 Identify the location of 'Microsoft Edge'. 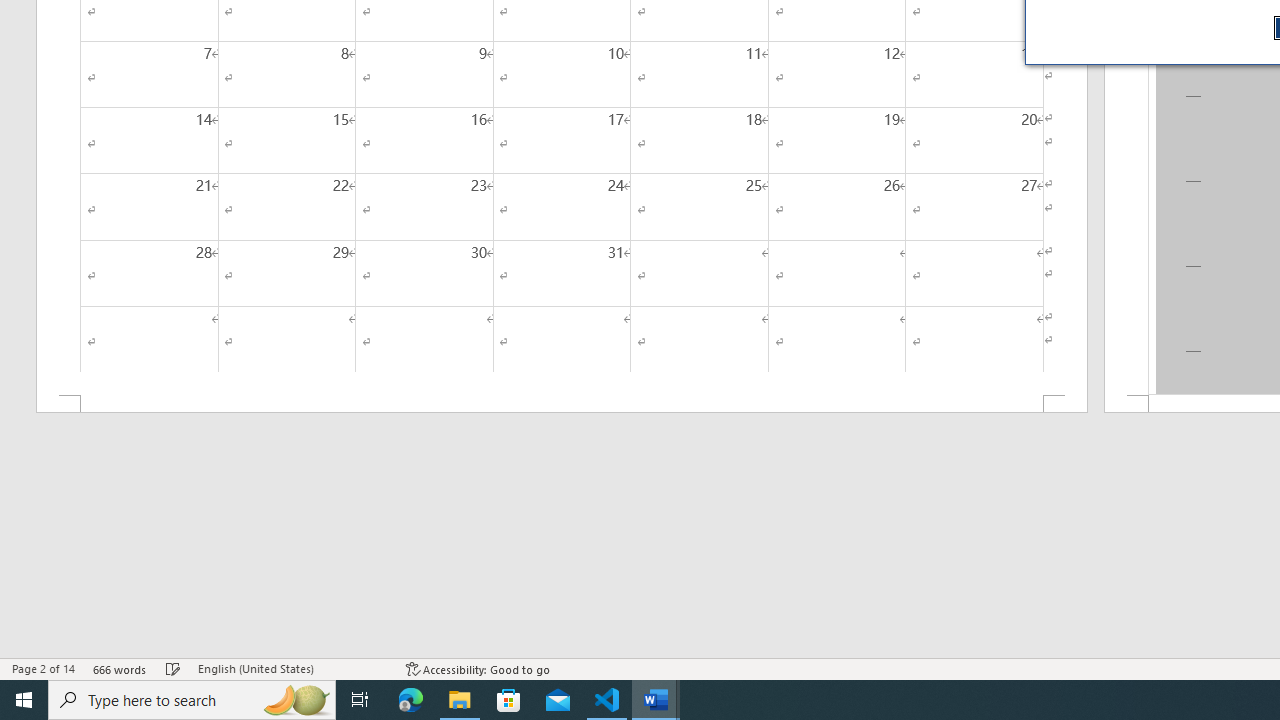
(410, 698).